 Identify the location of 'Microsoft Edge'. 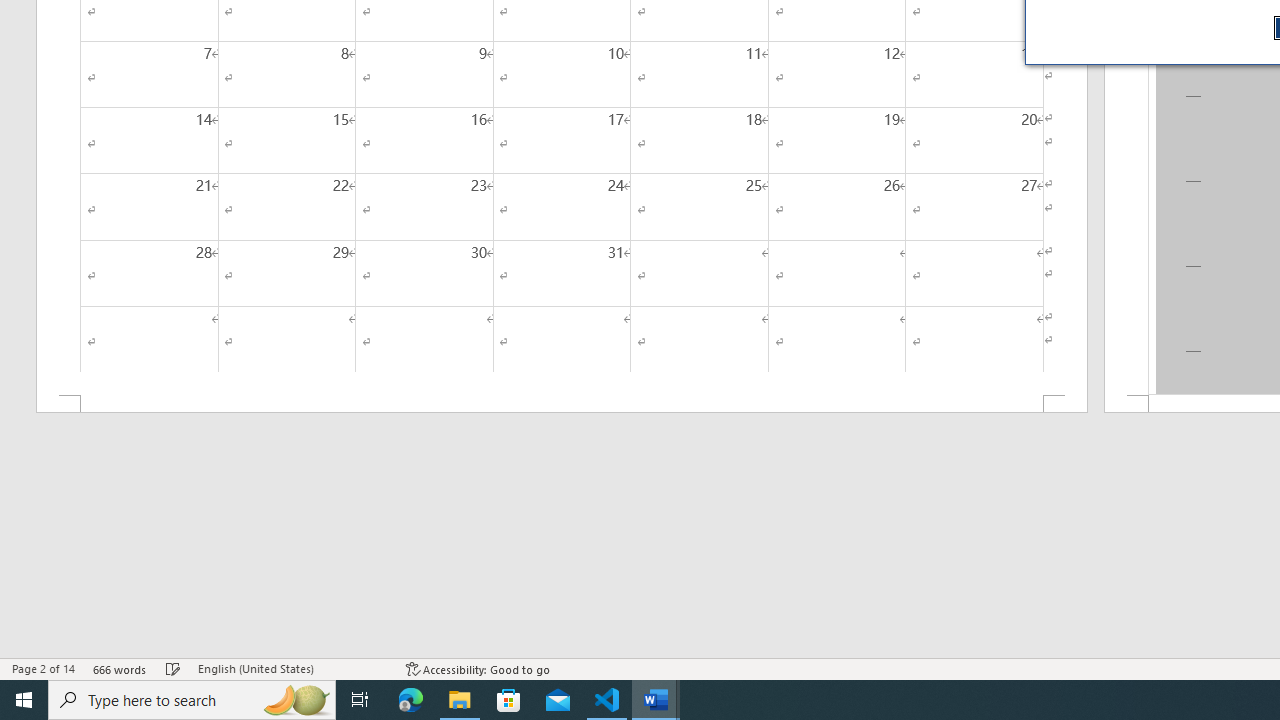
(410, 698).